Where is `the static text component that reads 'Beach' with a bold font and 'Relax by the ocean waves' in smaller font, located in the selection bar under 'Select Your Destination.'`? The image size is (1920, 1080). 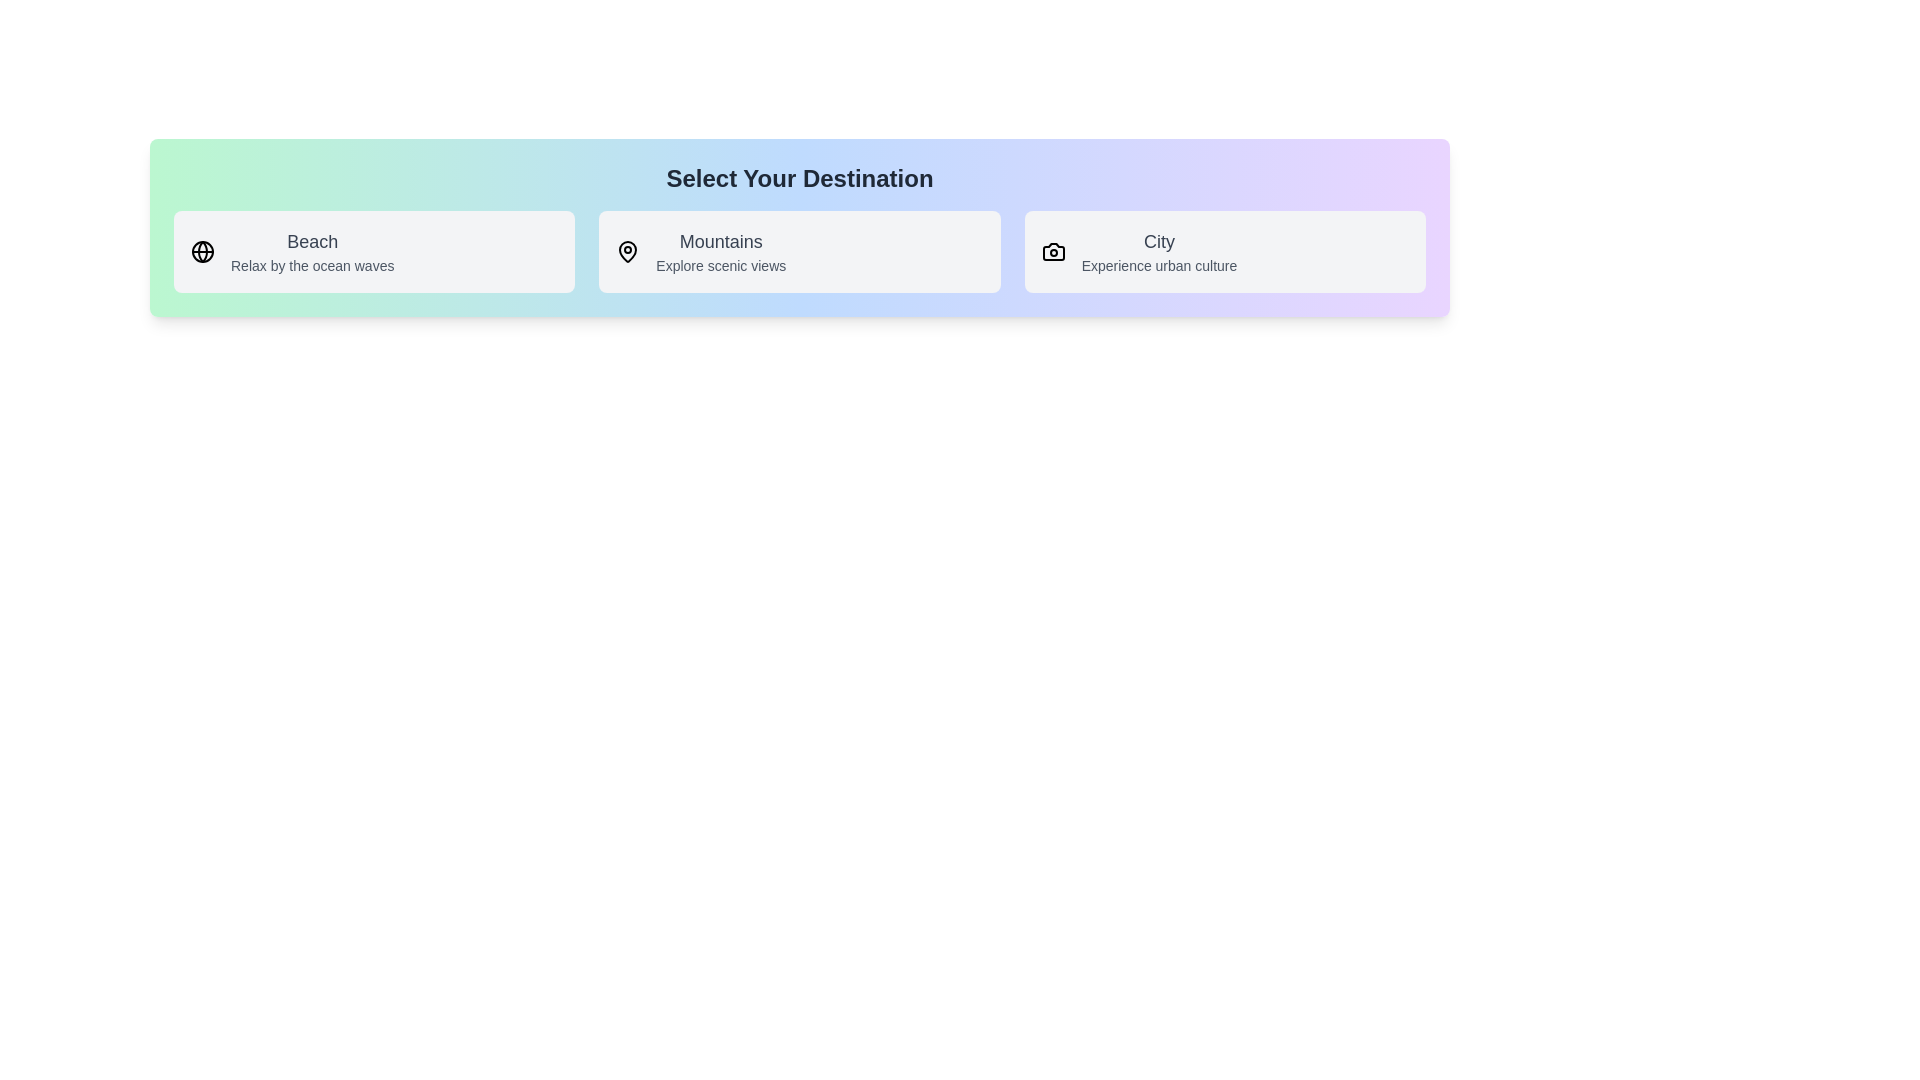
the static text component that reads 'Beach' with a bold font and 'Relax by the ocean waves' in smaller font, located in the selection bar under 'Select Your Destination.' is located at coordinates (311, 250).